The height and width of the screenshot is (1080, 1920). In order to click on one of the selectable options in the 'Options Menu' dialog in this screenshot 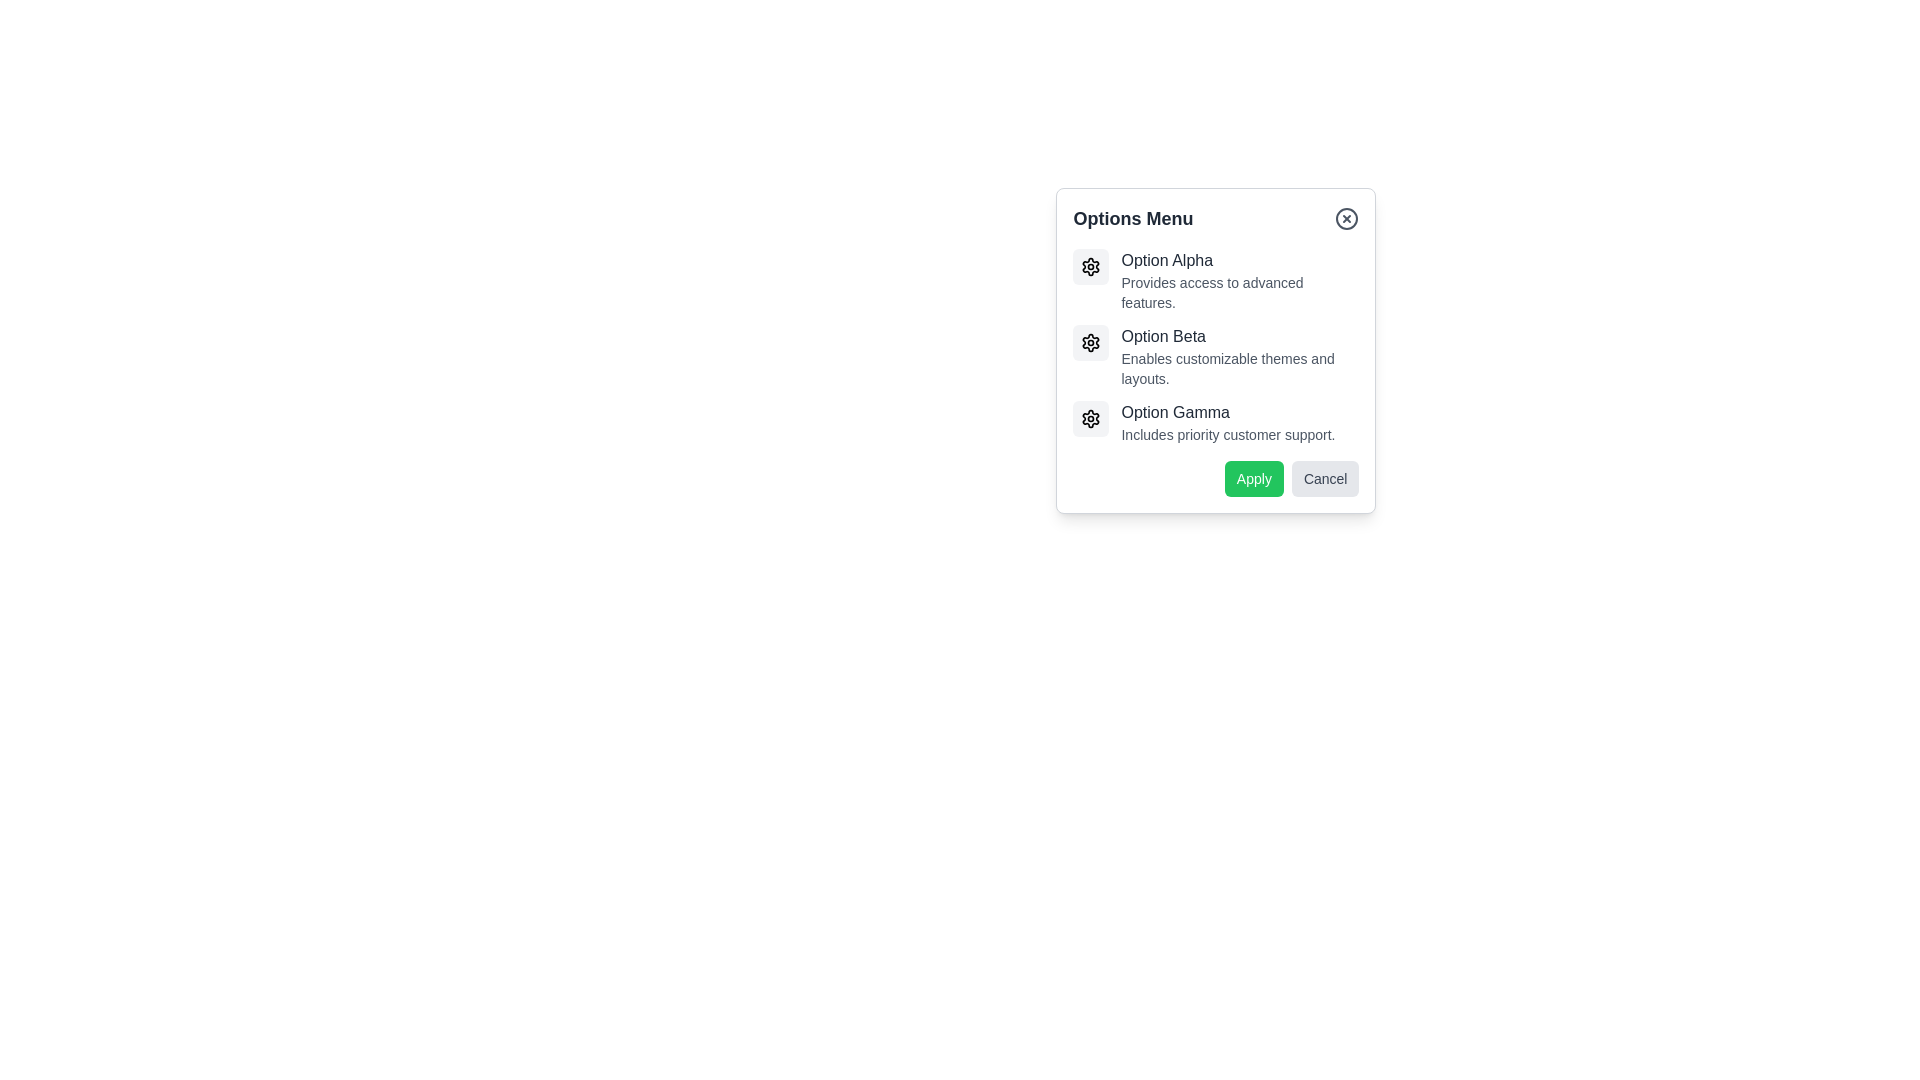, I will do `click(1215, 346)`.